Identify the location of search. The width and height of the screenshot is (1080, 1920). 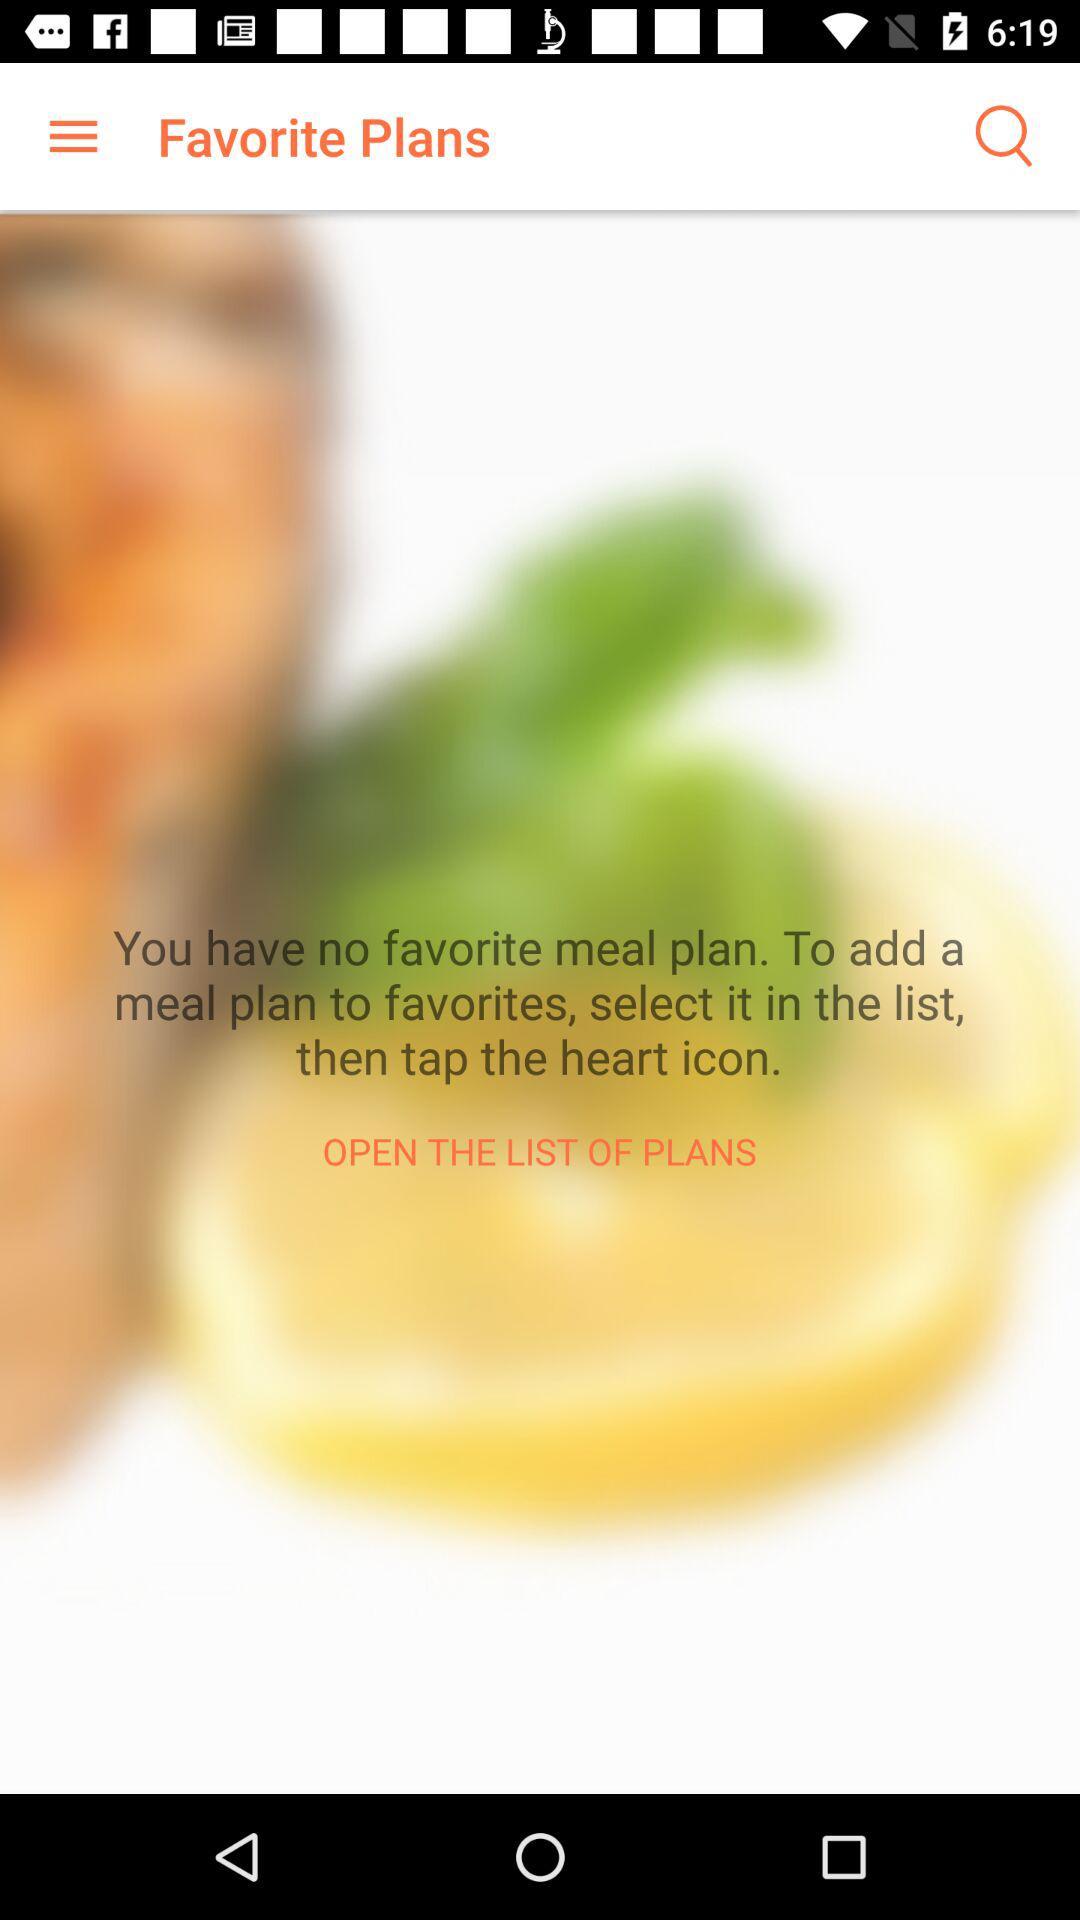
(1001, 135).